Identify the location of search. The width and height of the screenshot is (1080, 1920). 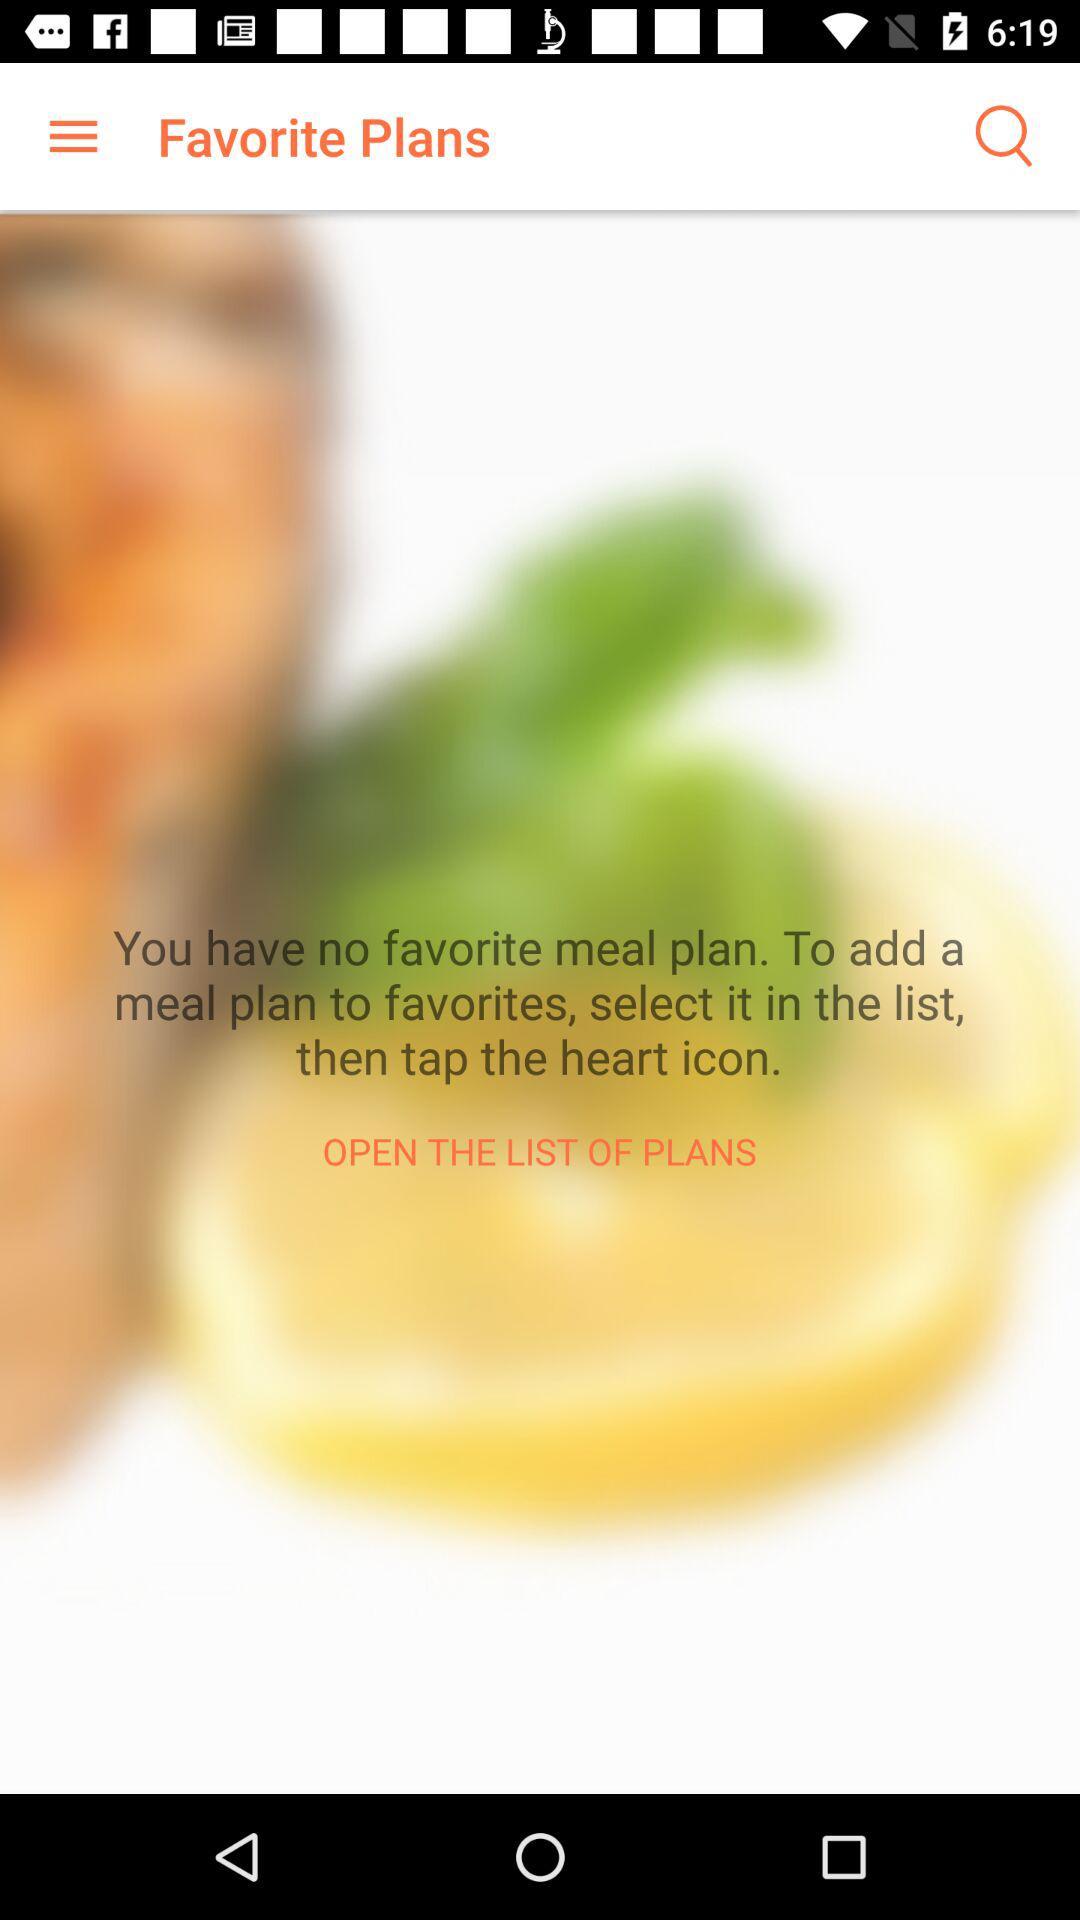
(1001, 135).